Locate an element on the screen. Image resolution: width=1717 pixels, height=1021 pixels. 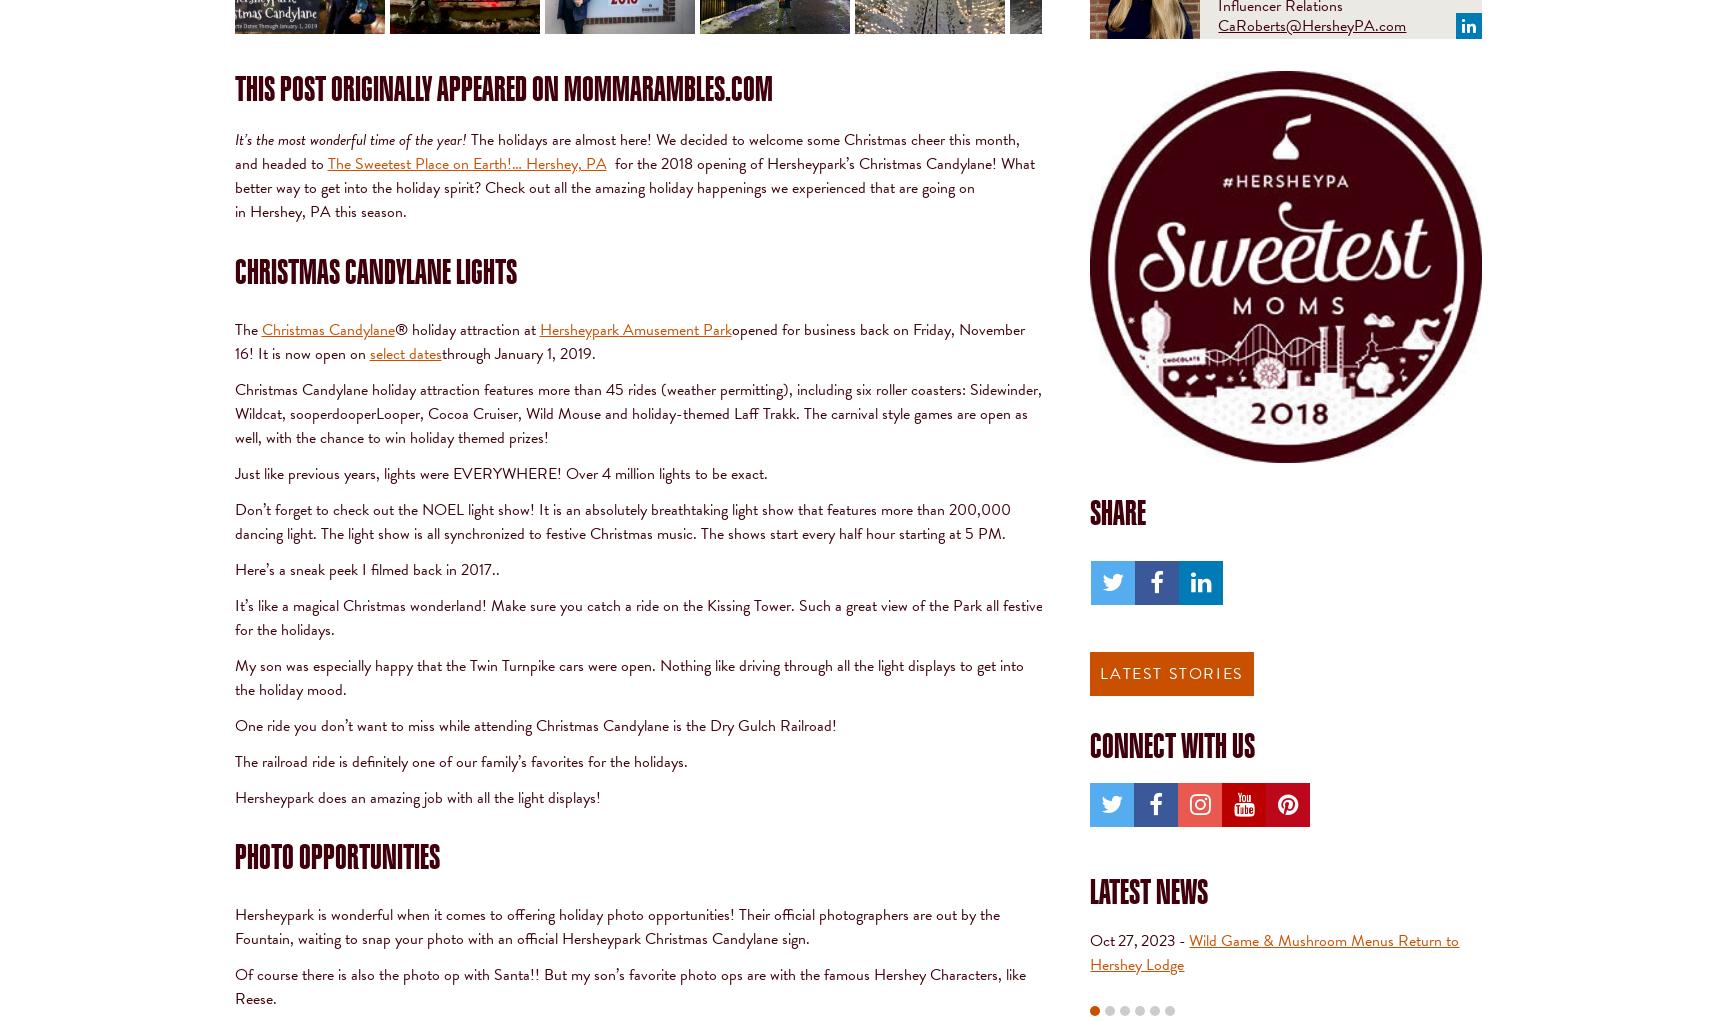
'The Sweetest Place on Earth!… Hershey, PA' is located at coordinates (465, 162).